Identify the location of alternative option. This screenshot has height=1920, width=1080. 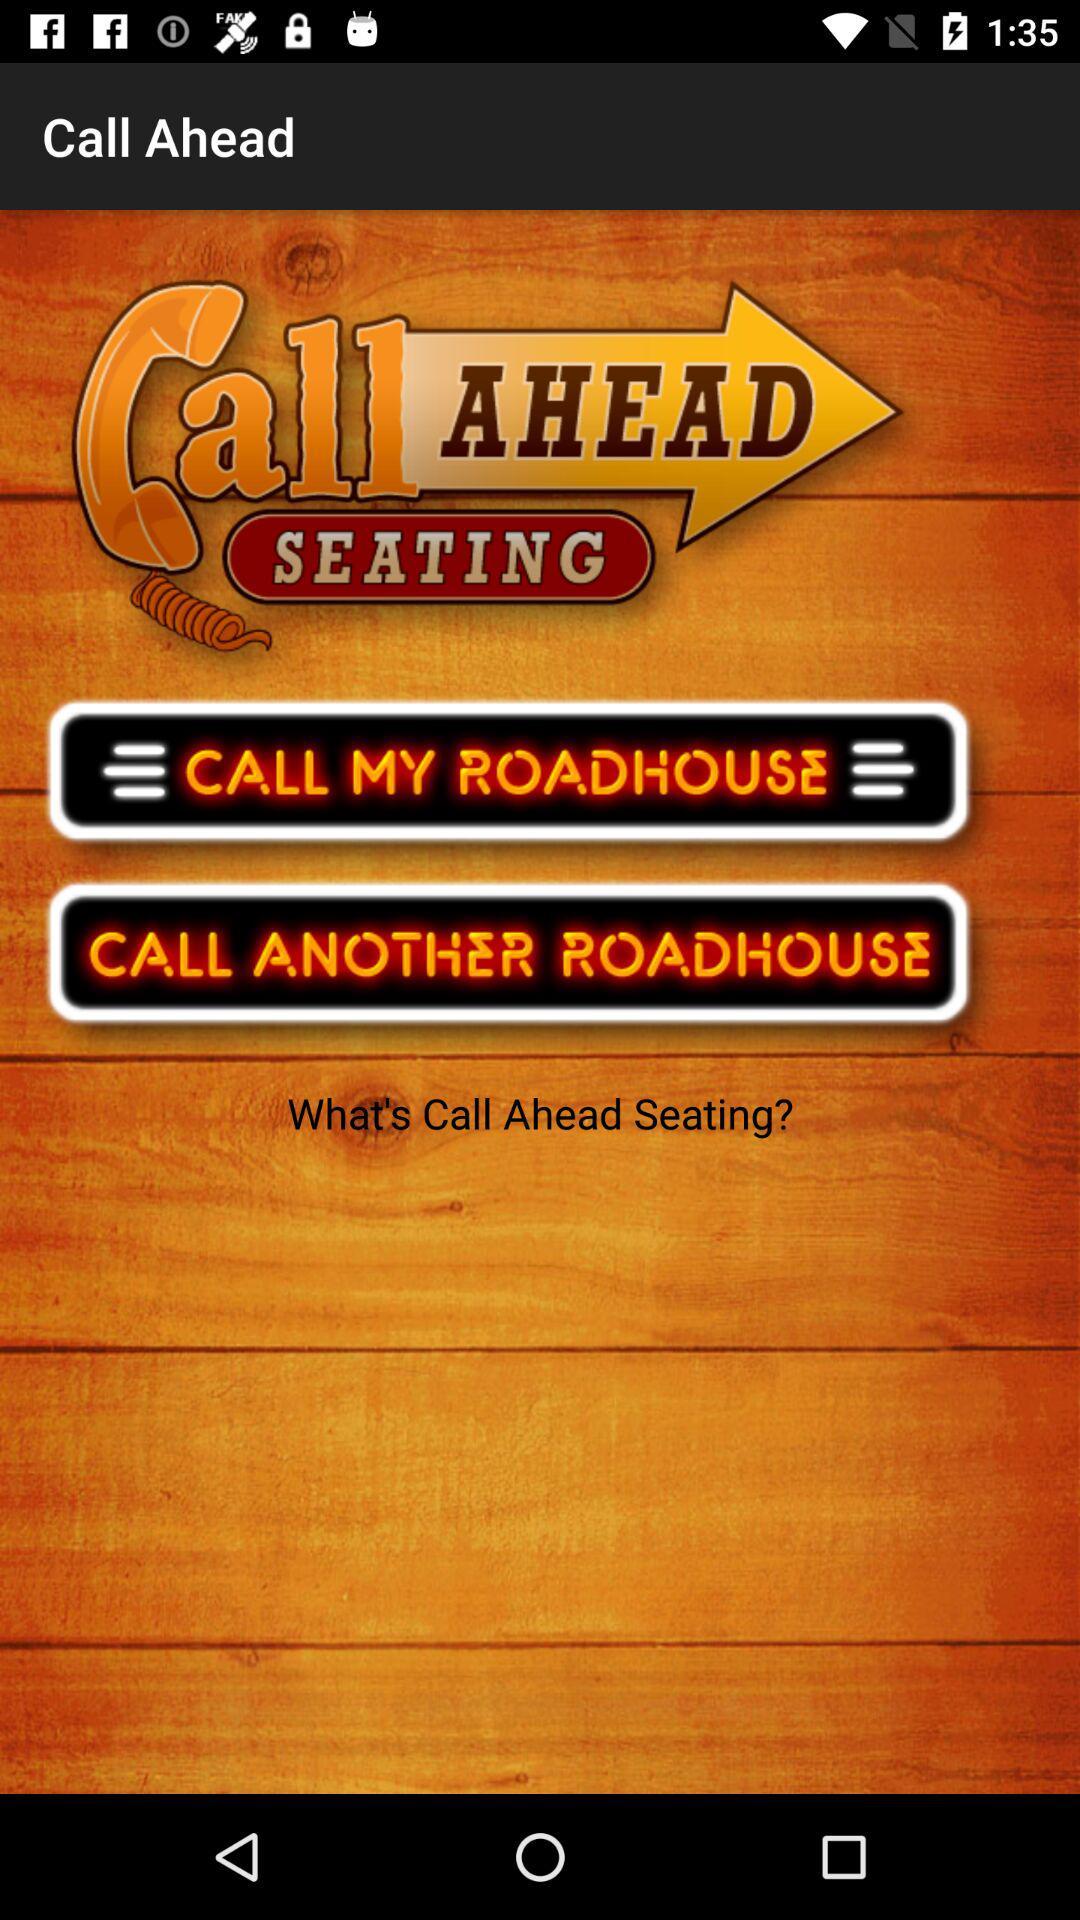
(521, 965).